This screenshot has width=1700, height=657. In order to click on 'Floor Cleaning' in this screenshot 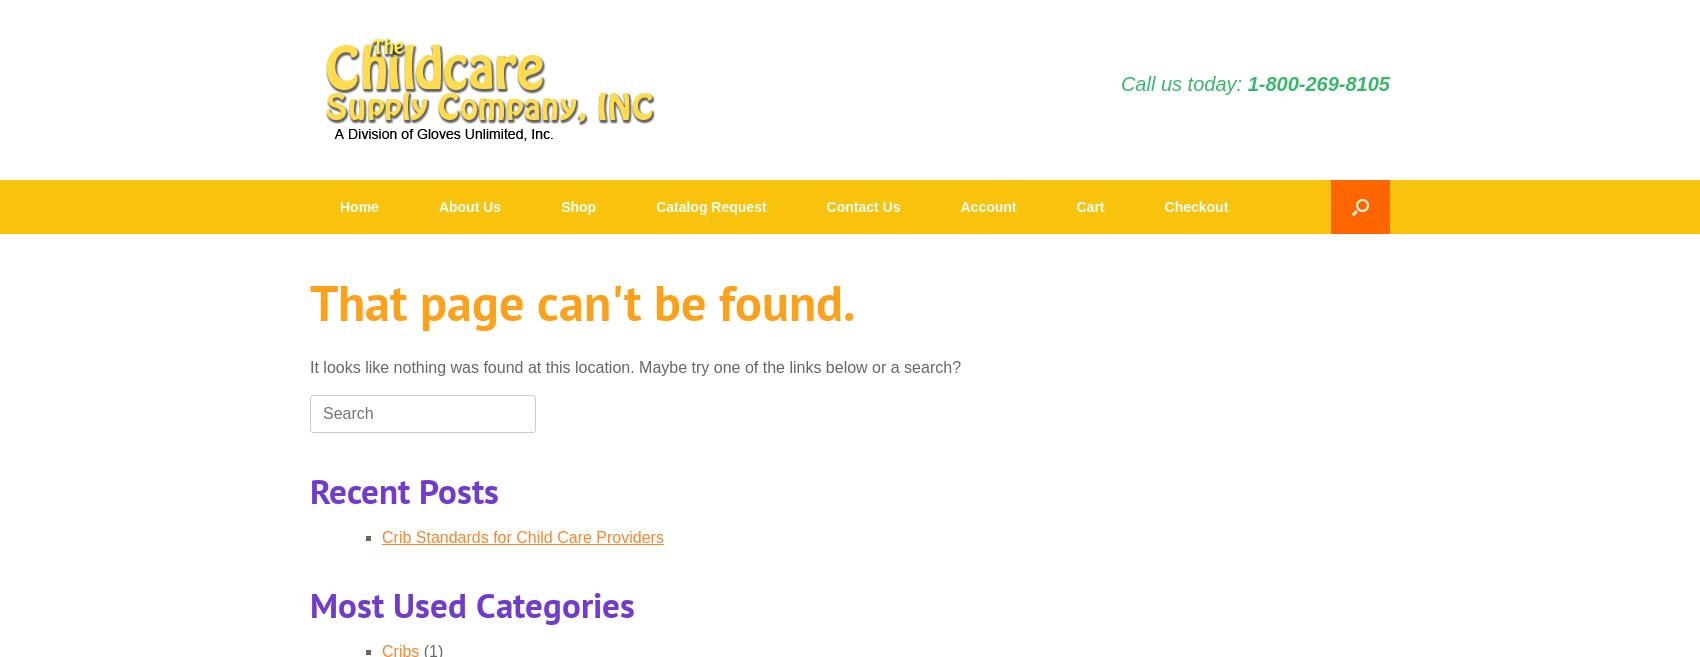, I will do `click(809, 562)`.